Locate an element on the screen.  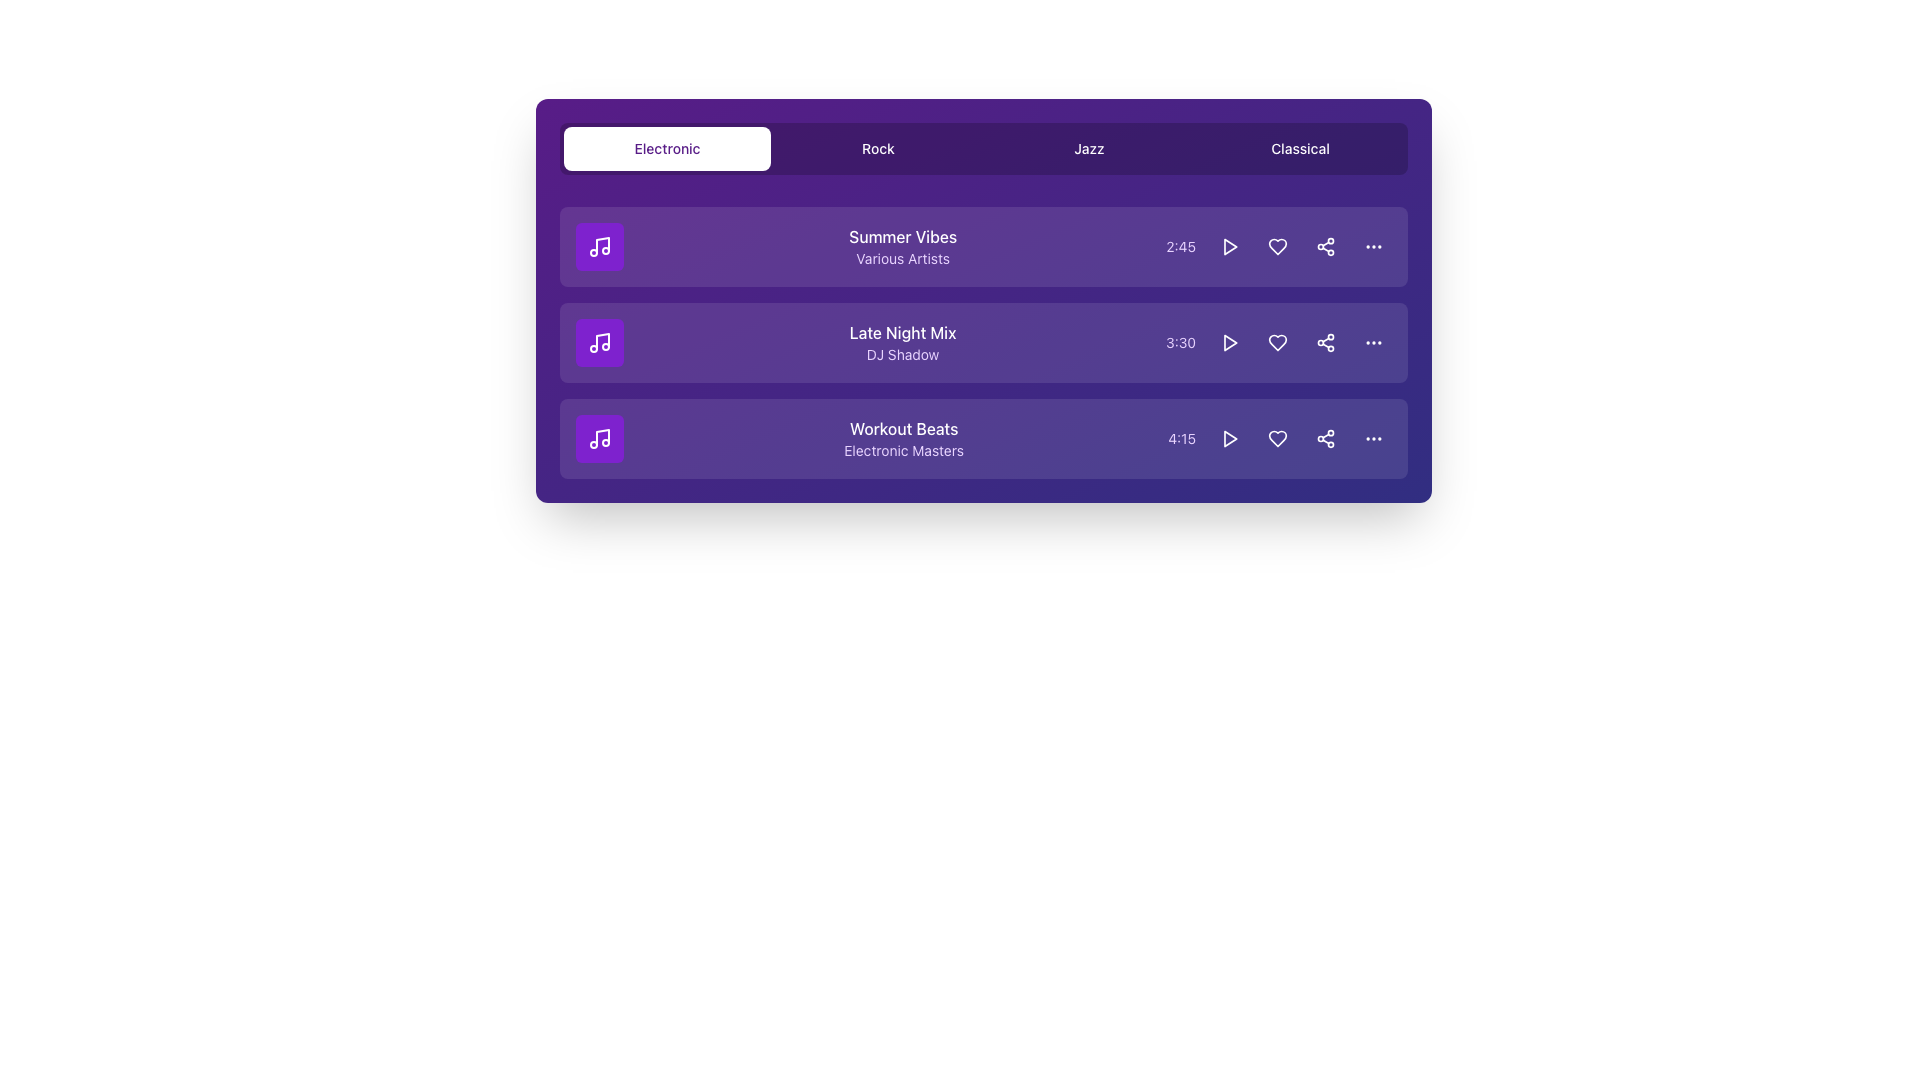
the heart-shaped icon button located in the bottom right section of the third row in a list of items is located at coordinates (1276, 438).